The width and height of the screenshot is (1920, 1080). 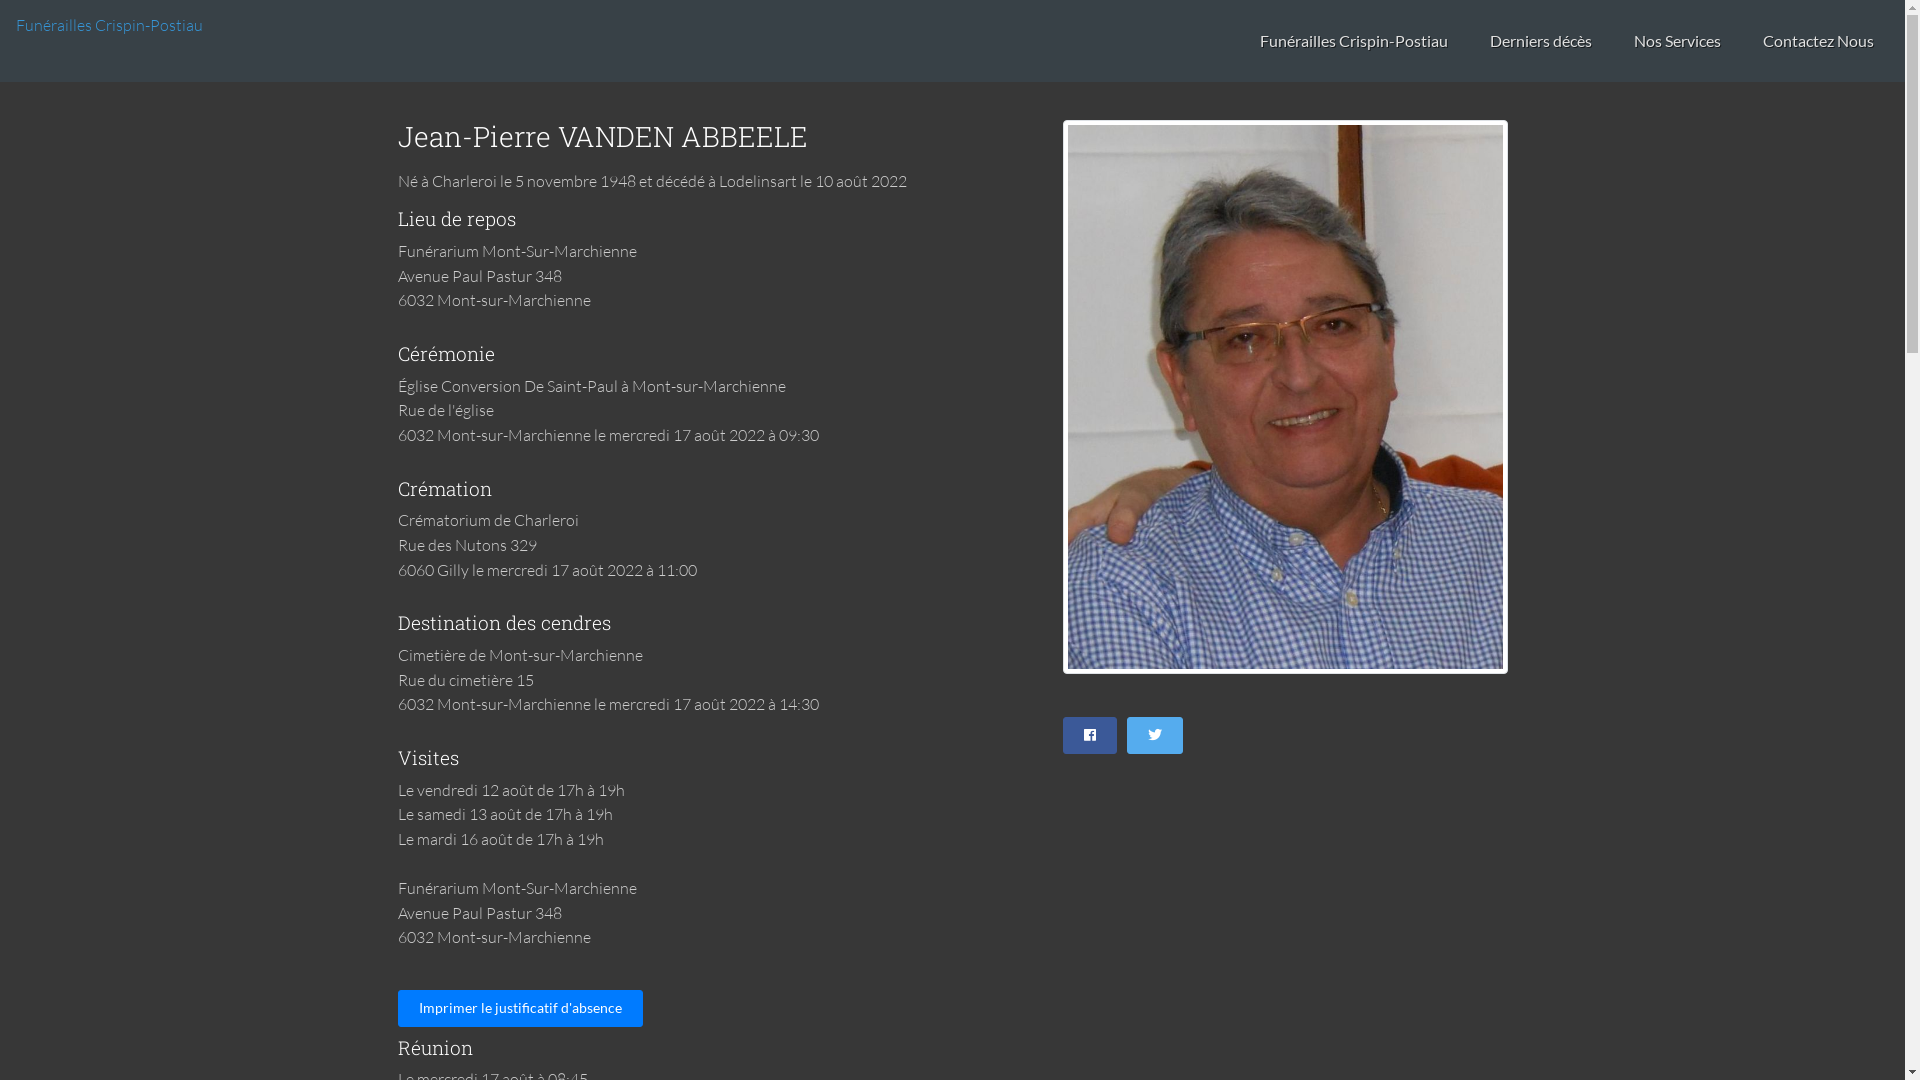 I want to click on 'Contactez Nous', so click(x=1818, y=41).